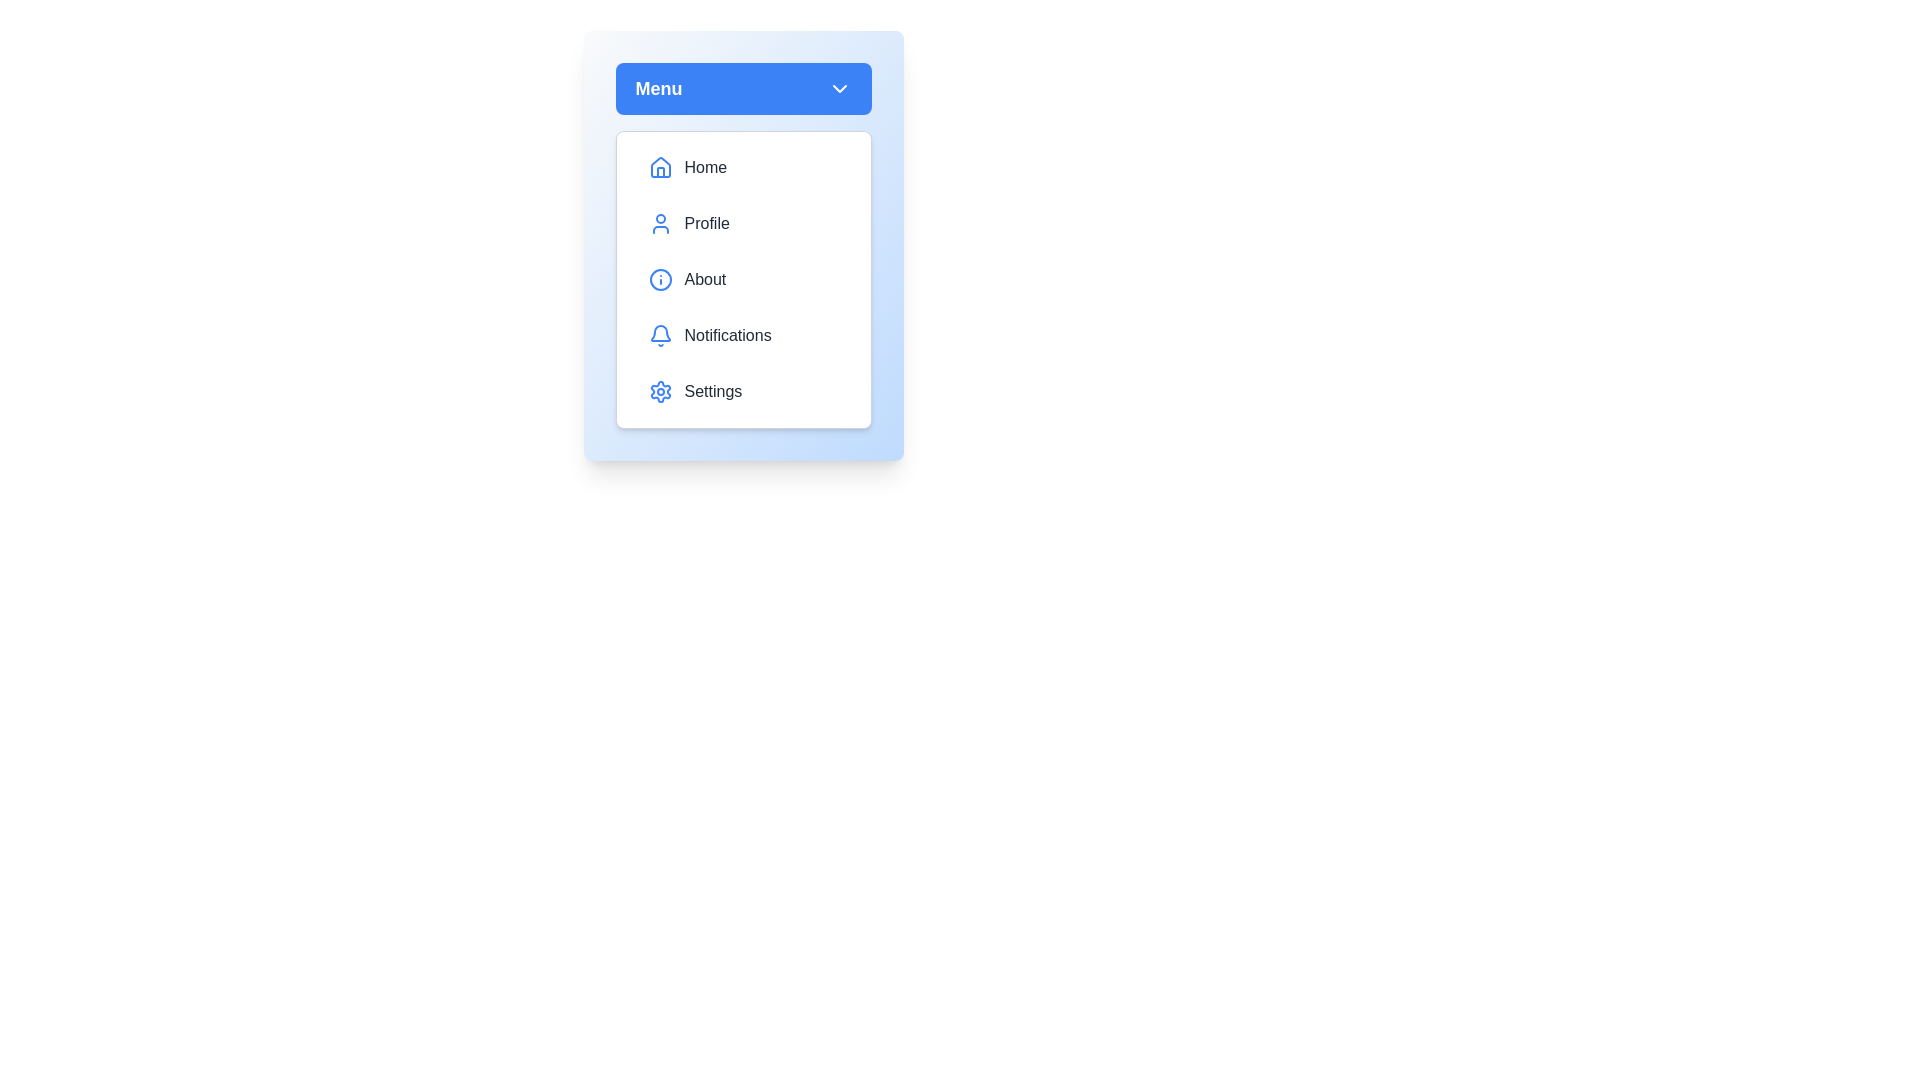 The image size is (1920, 1080). I want to click on the menu option Home to highlight it, so click(742, 167).